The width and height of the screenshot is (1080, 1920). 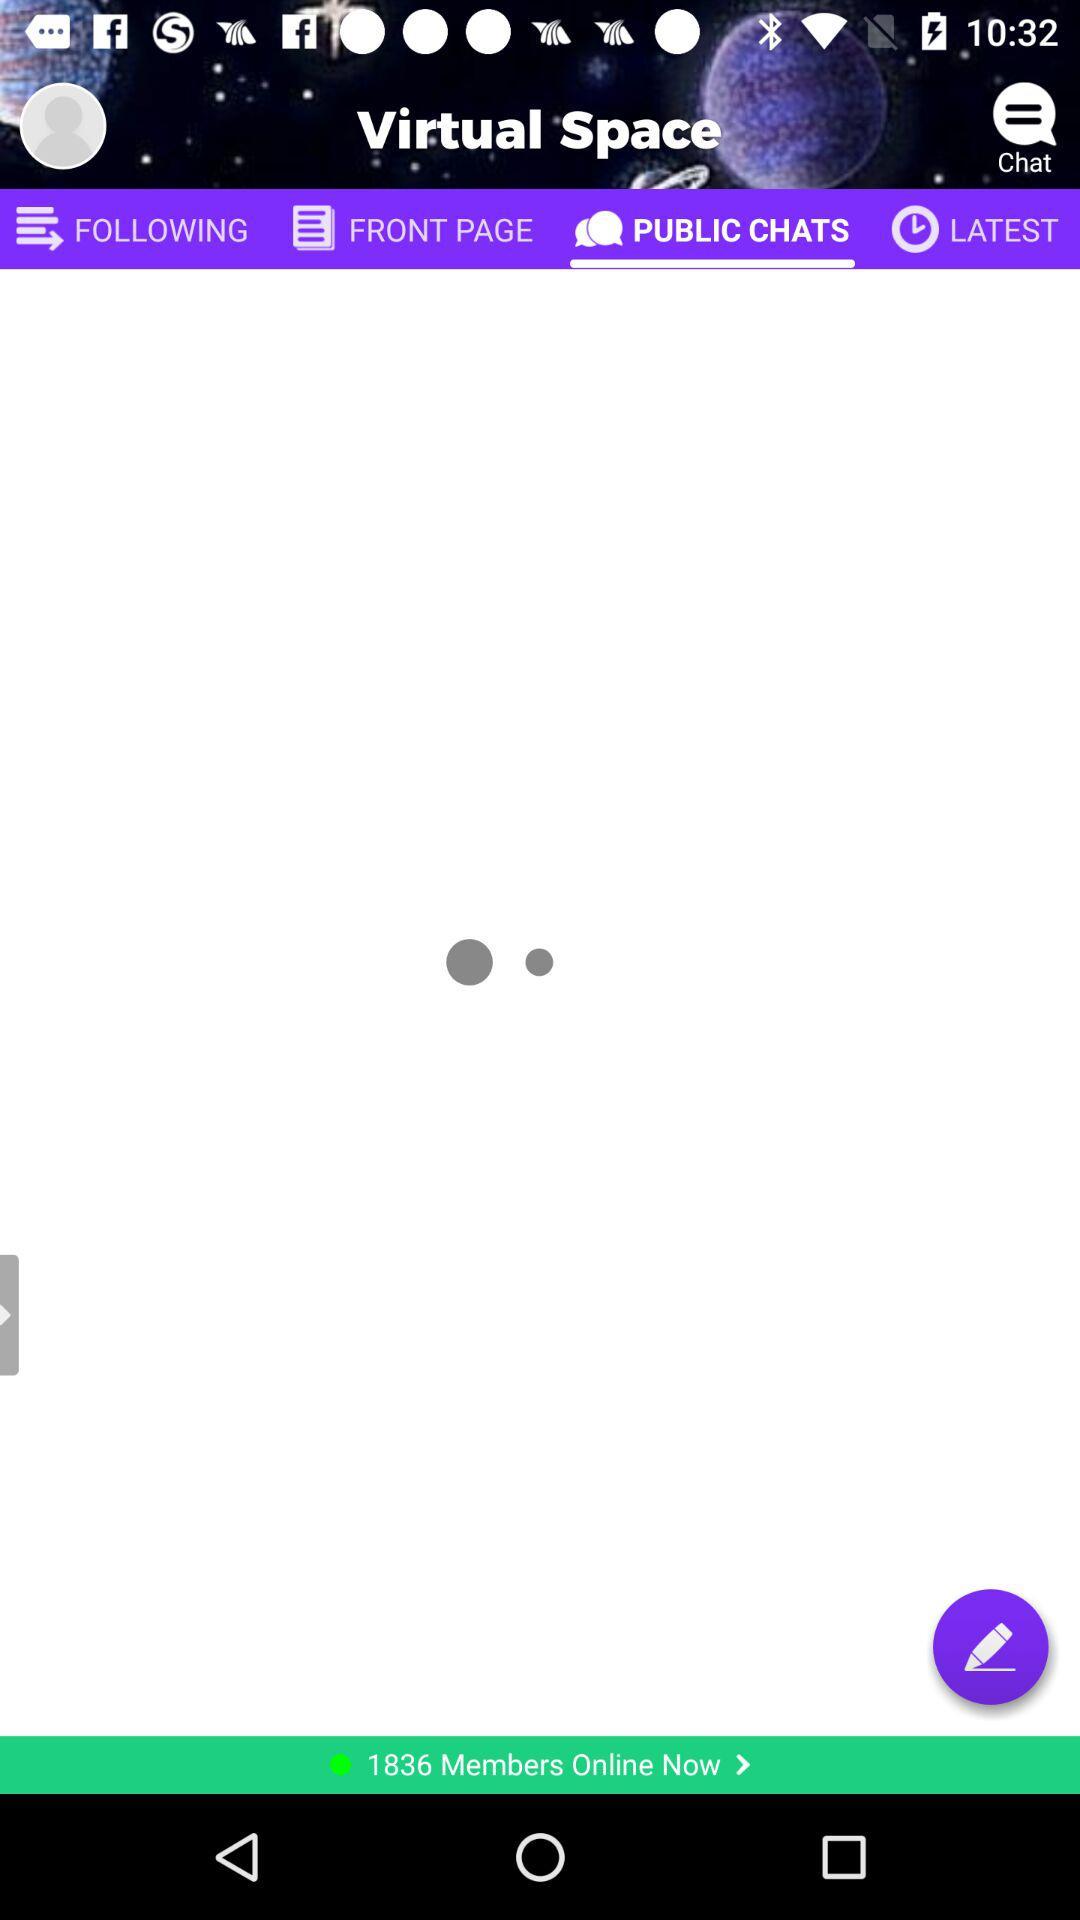 I want to click on my profile, so click(x=61, y=124).